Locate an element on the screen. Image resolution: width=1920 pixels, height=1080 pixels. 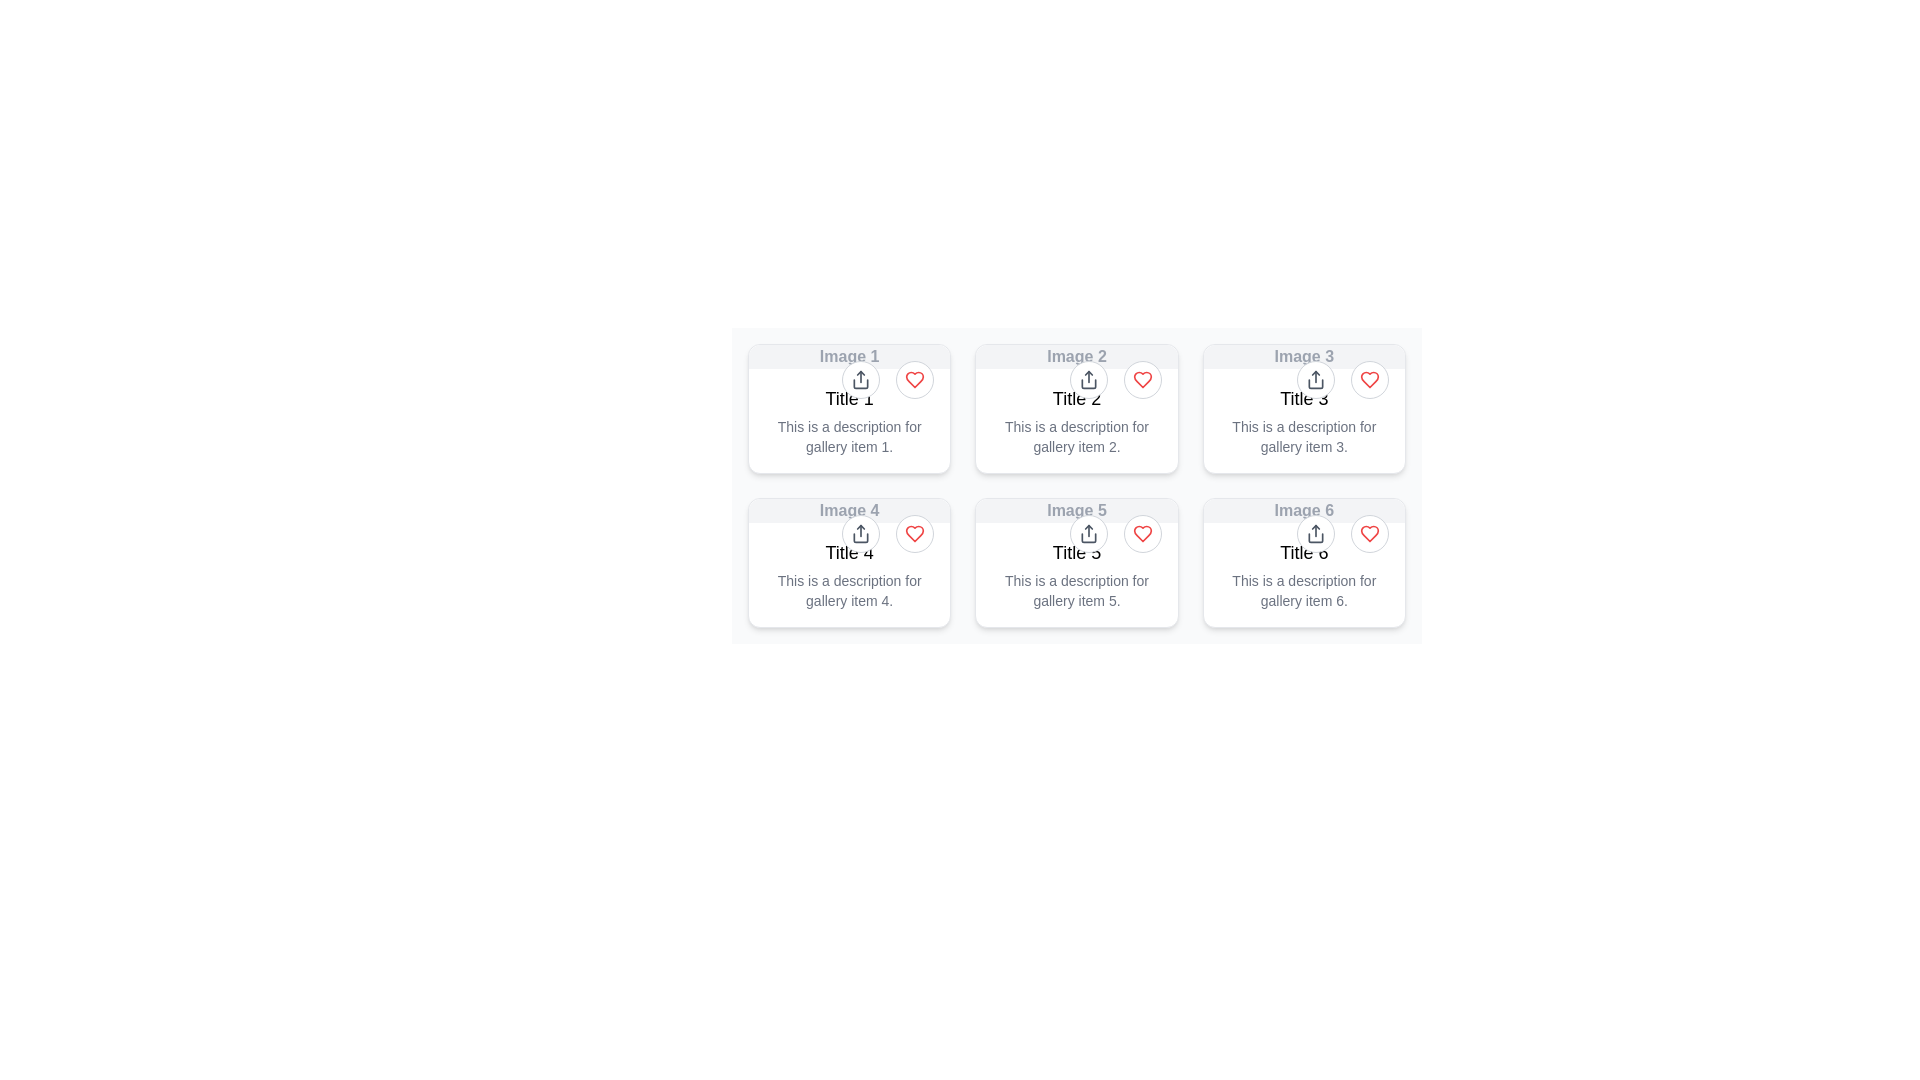
the Text Content Block displaying the title and brief description for the fourth gallery item located directly beneath 'Image 4' is located at coordinates (849, 574).